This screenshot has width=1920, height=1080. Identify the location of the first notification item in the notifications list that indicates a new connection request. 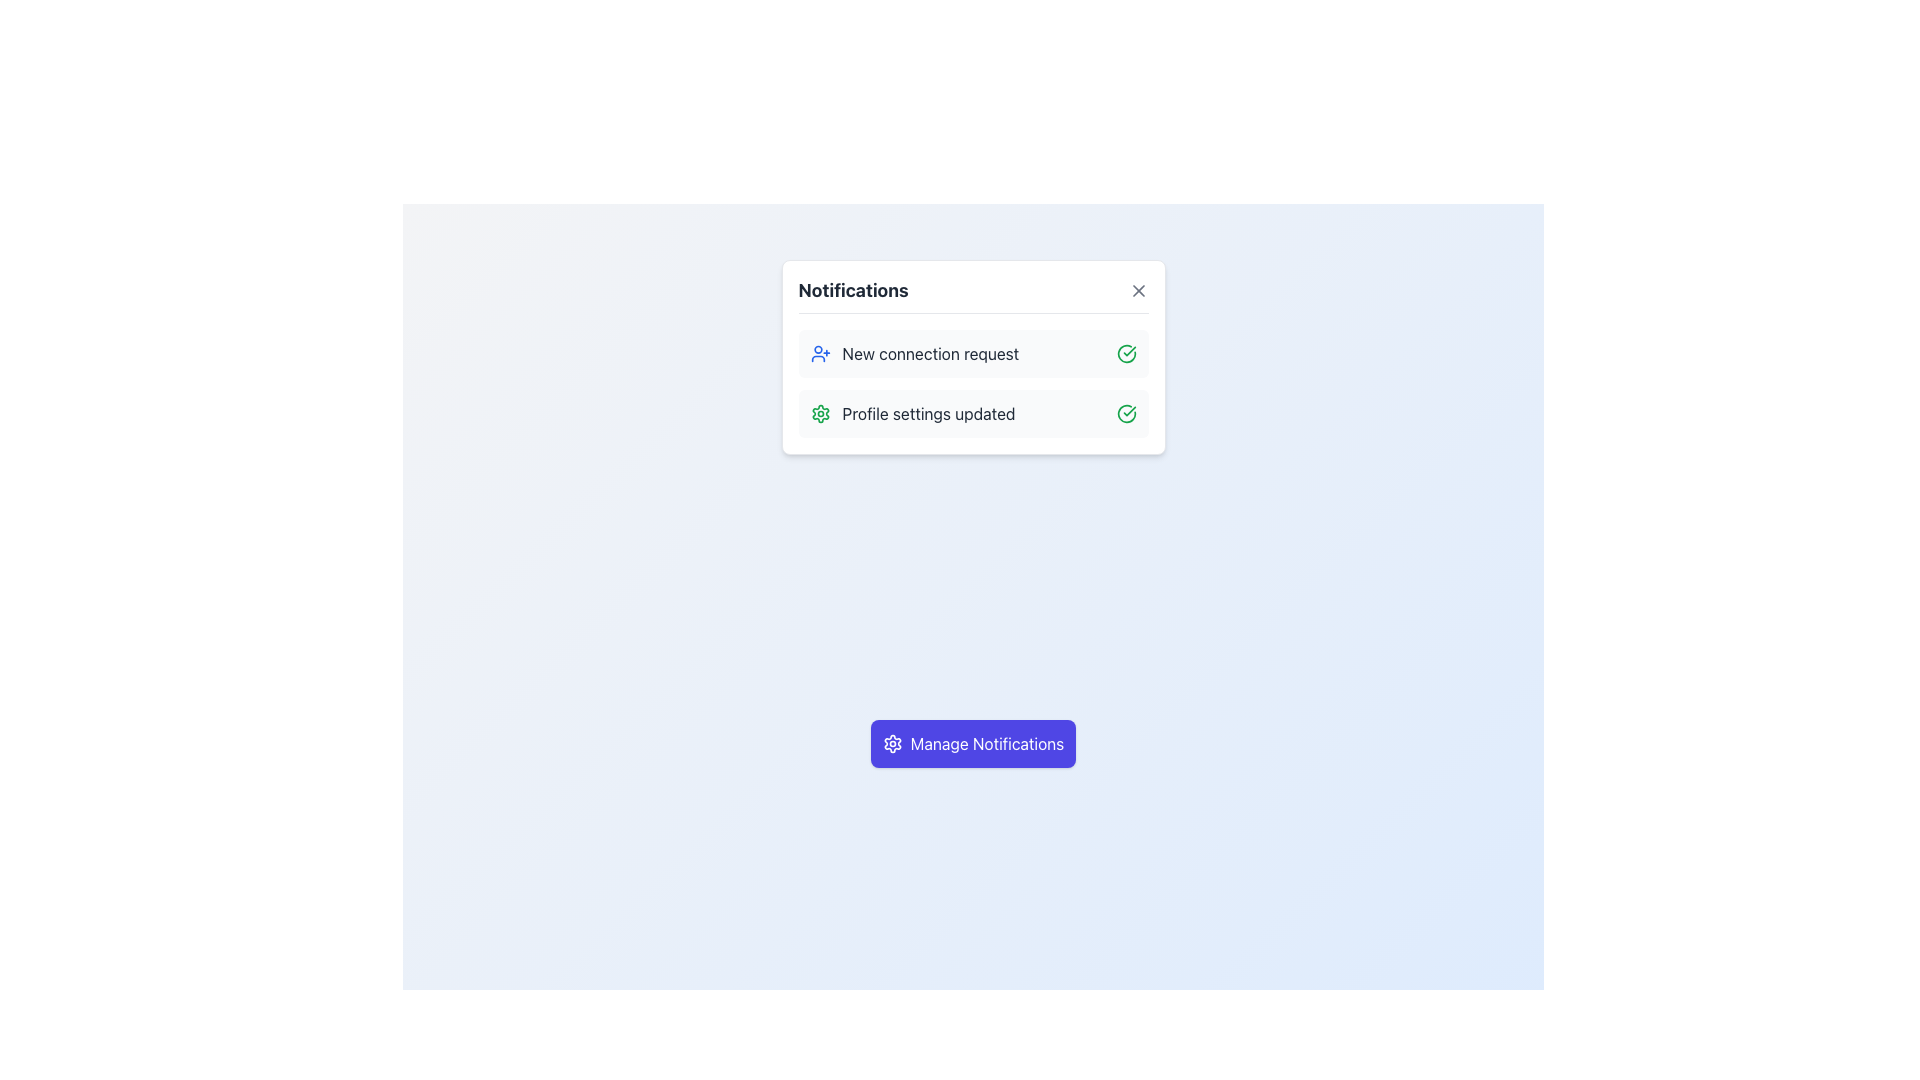
(973, 384).